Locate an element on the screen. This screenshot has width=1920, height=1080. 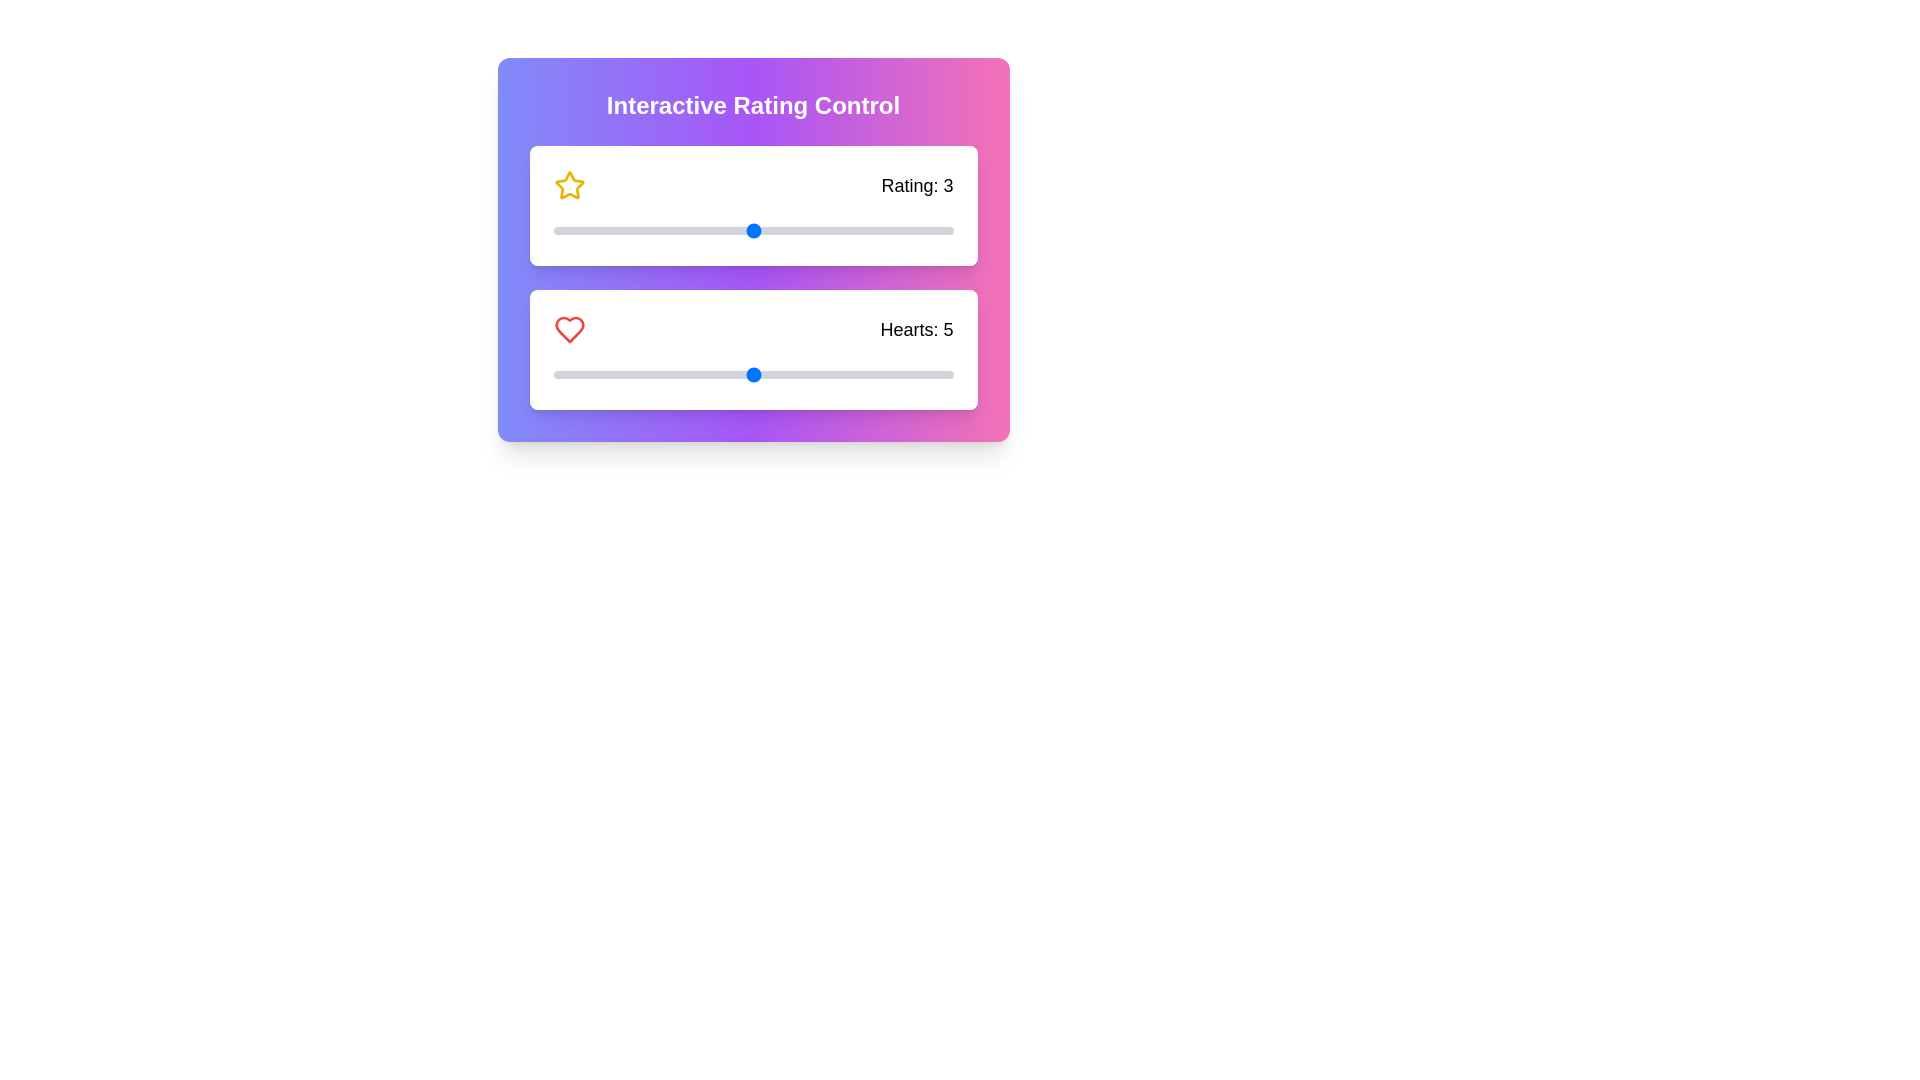
the rating slider to set the value to 2 is located at coordinates (653, 230).